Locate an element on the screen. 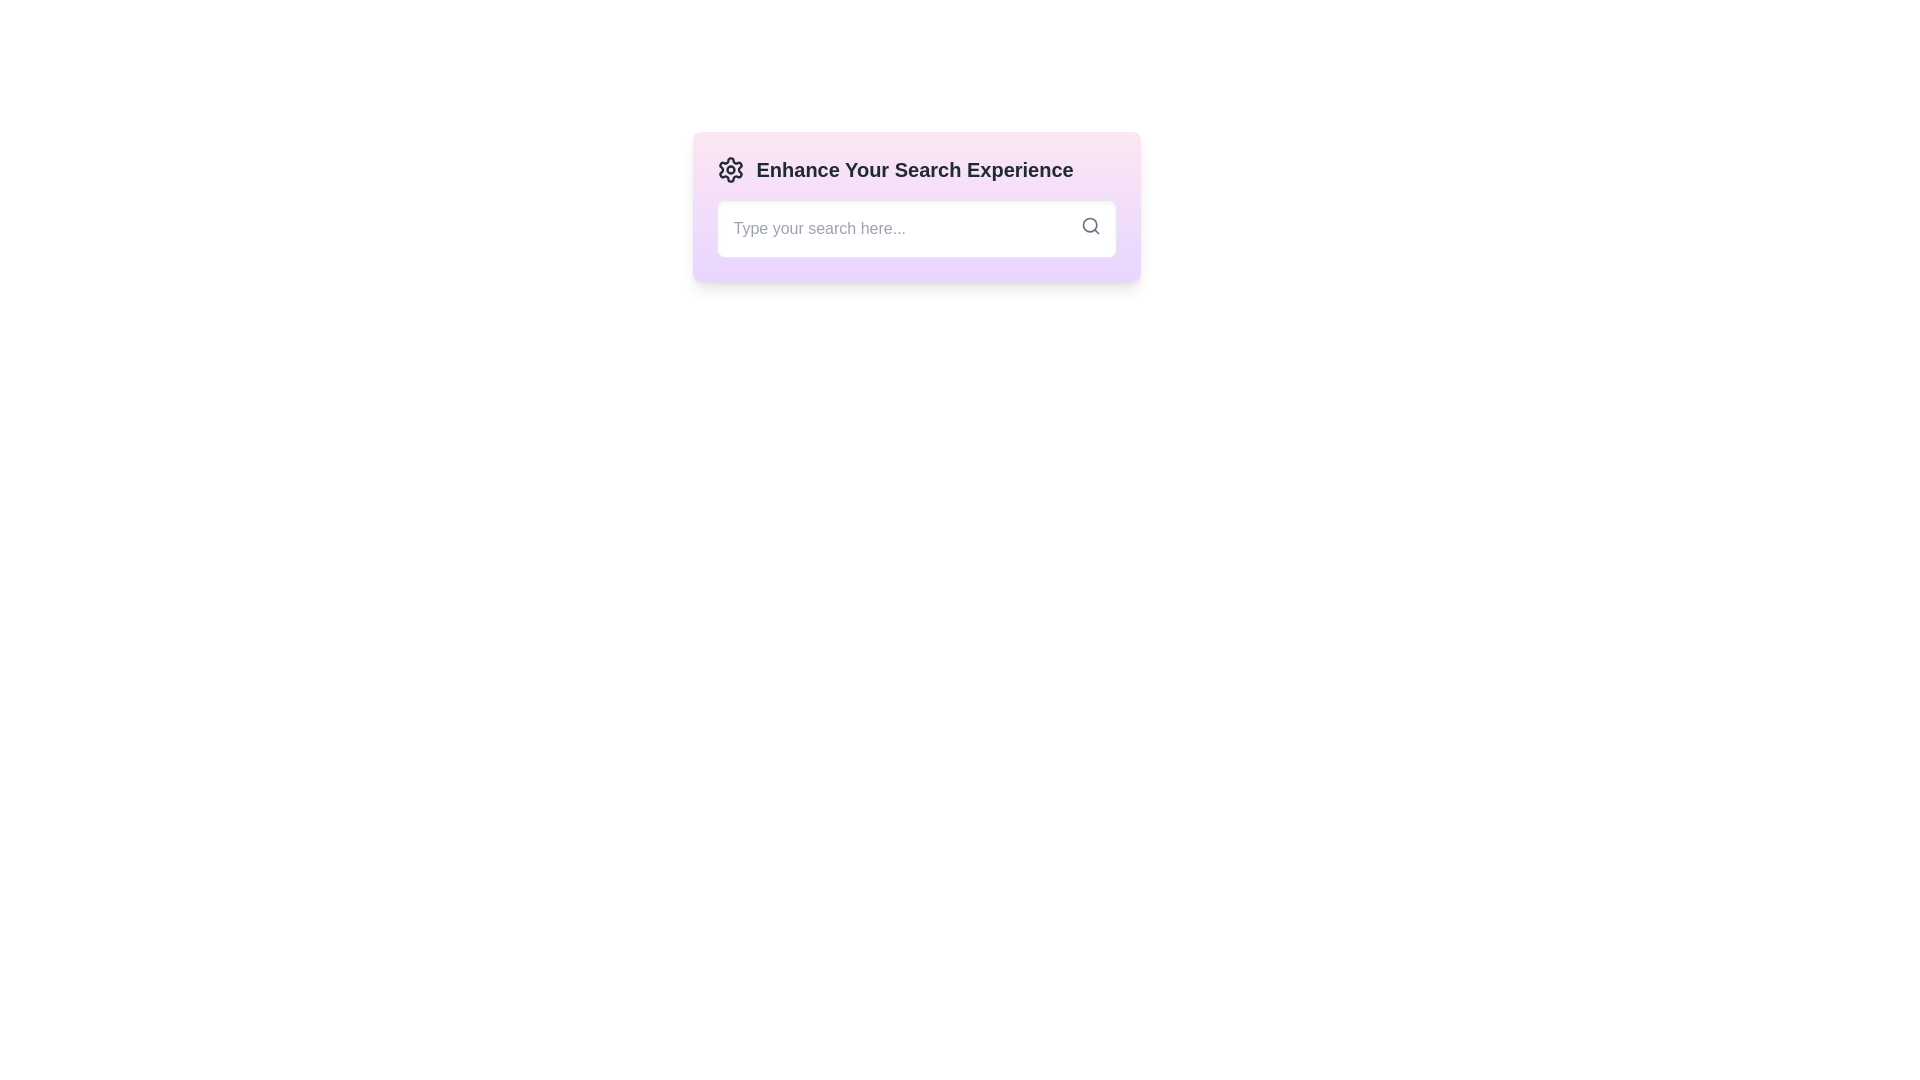 This screenshot has width=1920, height=1080. the circular graphical element that represents the lens of the magnifying glass icon, located to the right of the search input field is located at coordinates (1088, 225).